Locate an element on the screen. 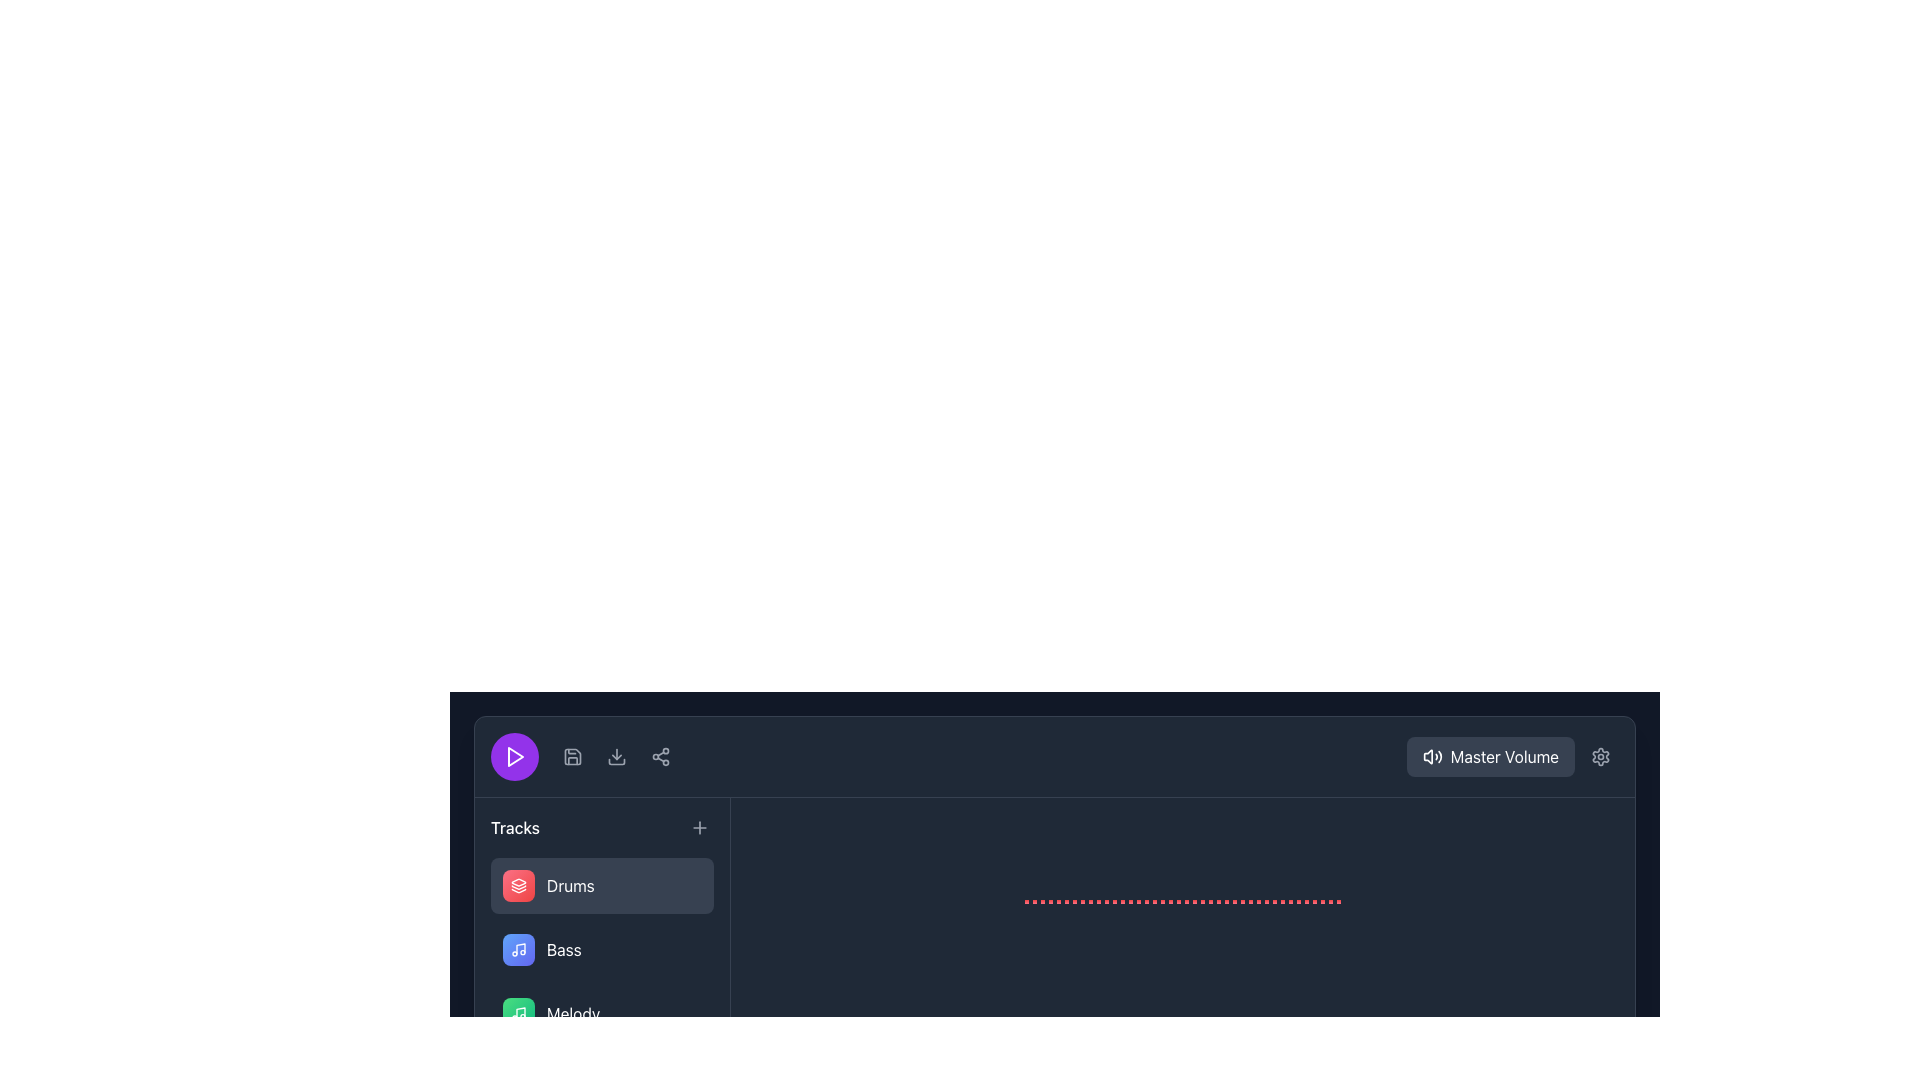 This screenshot has width=1920, height=1080. the 'Melody' icon located in the left sidebar under the 'Tracks' section, immediately following the 'Bass' entry is located at coordinates (518, 1014).